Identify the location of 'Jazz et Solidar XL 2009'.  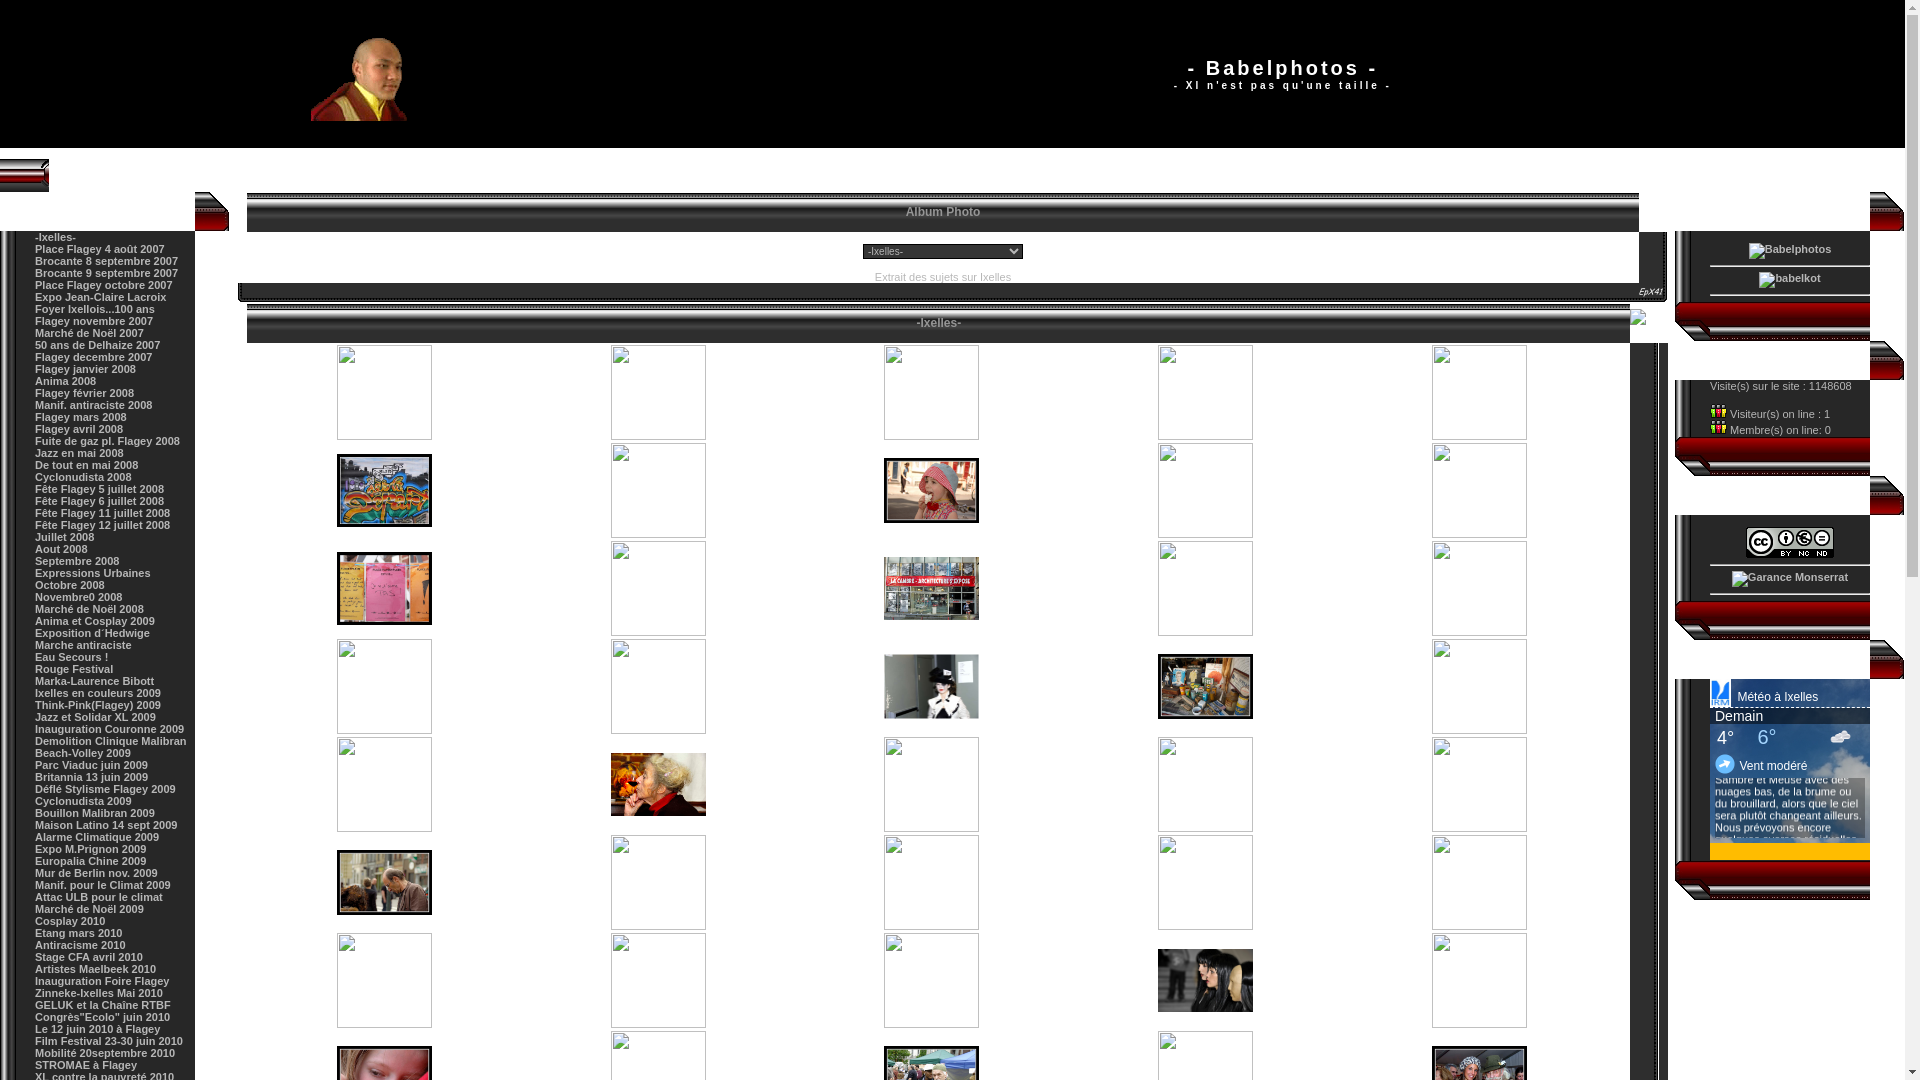
(94, 716).